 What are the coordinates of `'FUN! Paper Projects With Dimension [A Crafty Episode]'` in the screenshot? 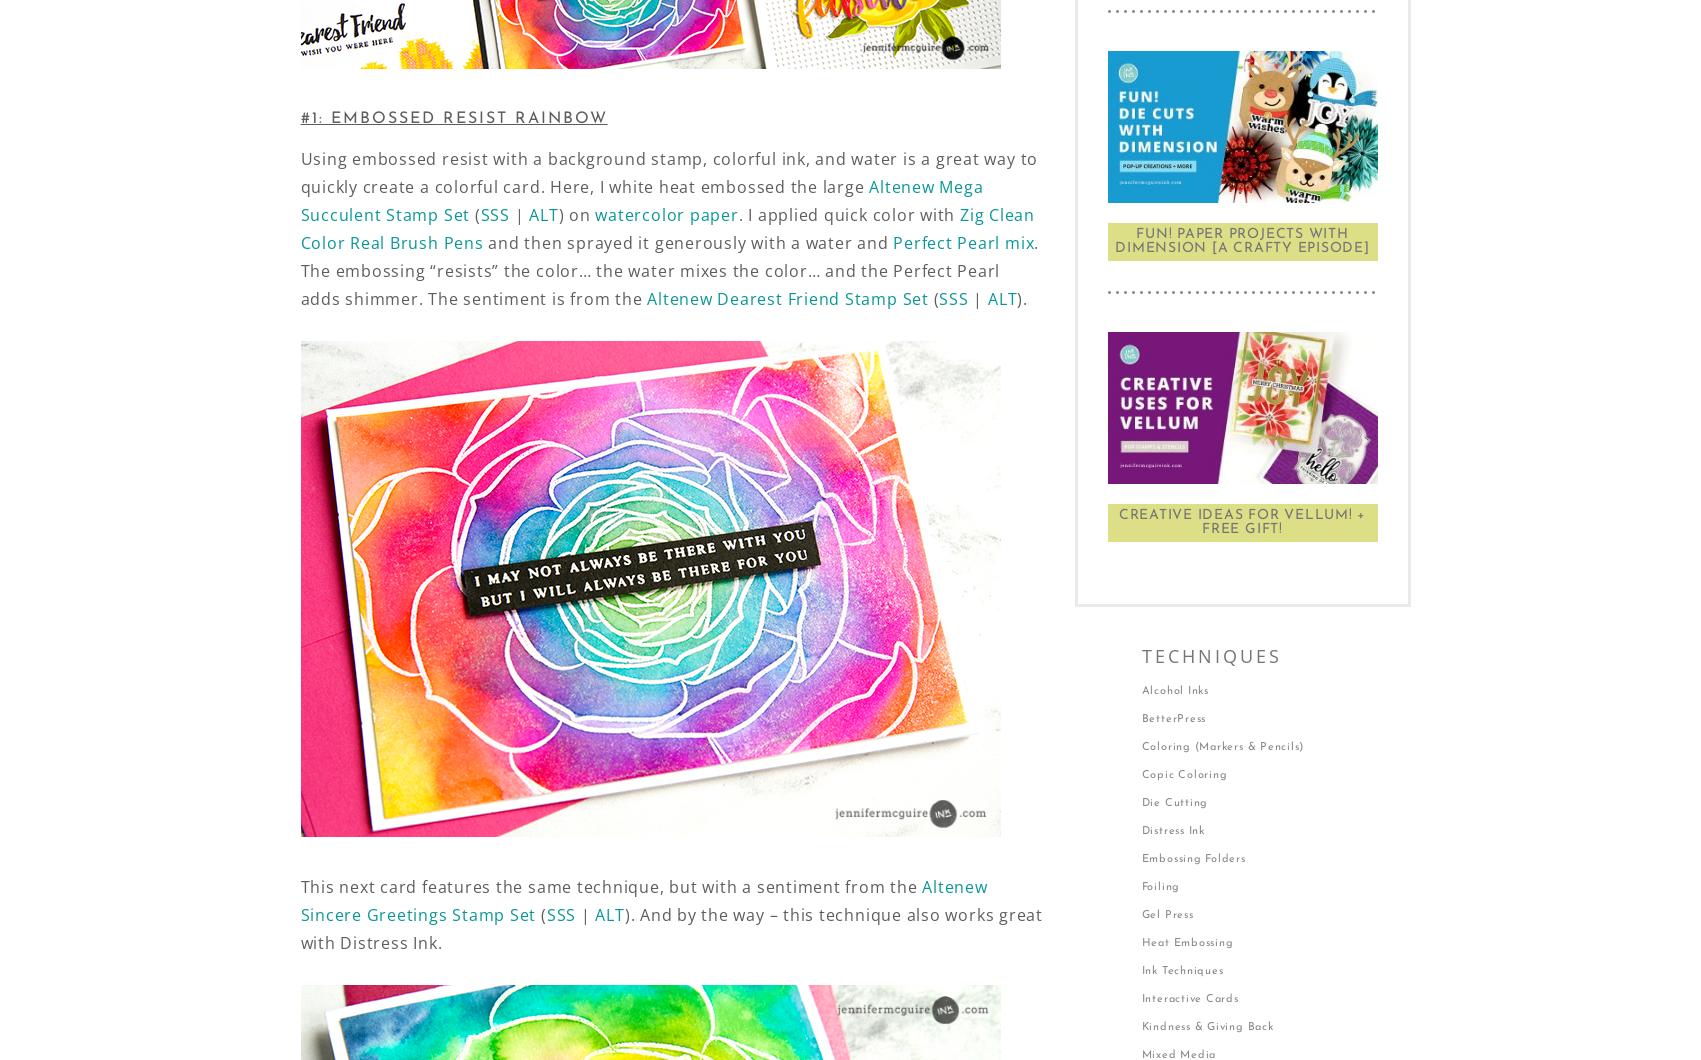 It's located at (1242, 239).